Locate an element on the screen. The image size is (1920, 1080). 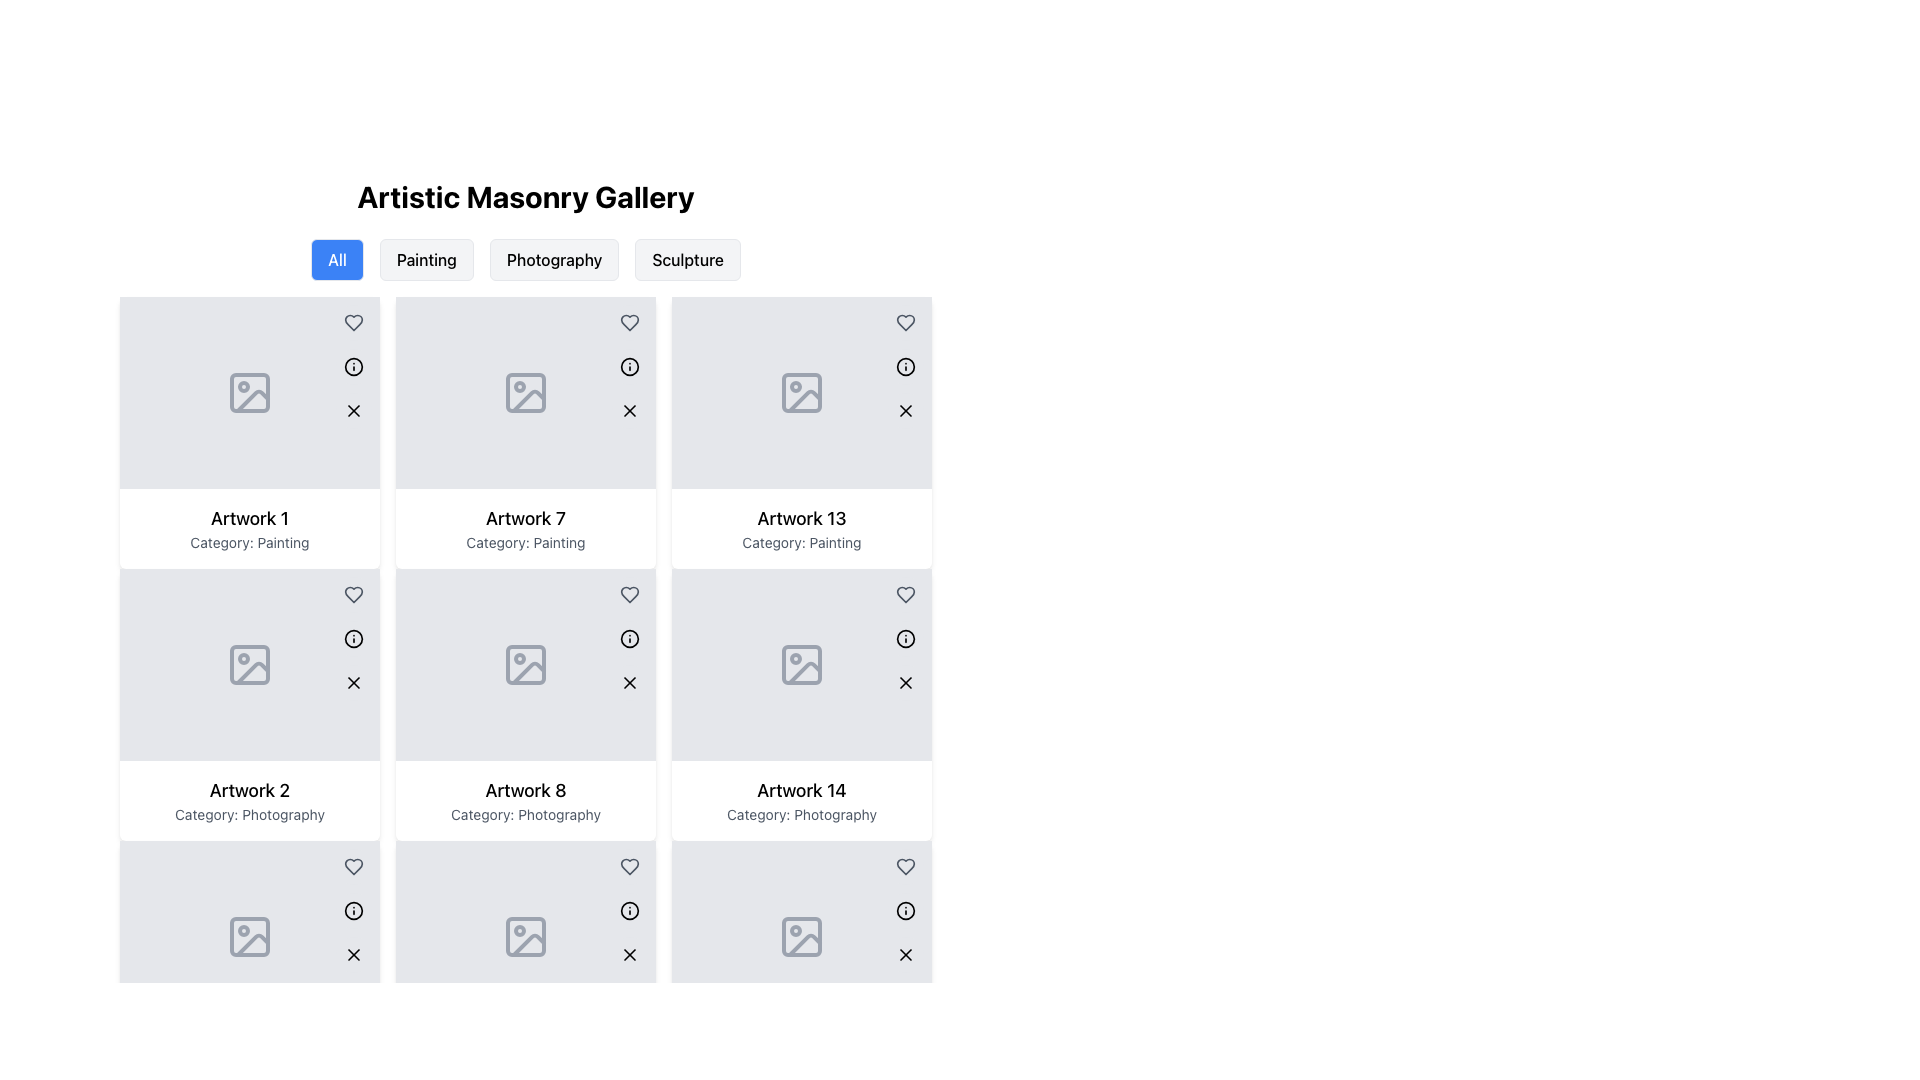
the delete button located at the top-right corner of the 'Artwork 14' card is located at coordinates (905, 954).